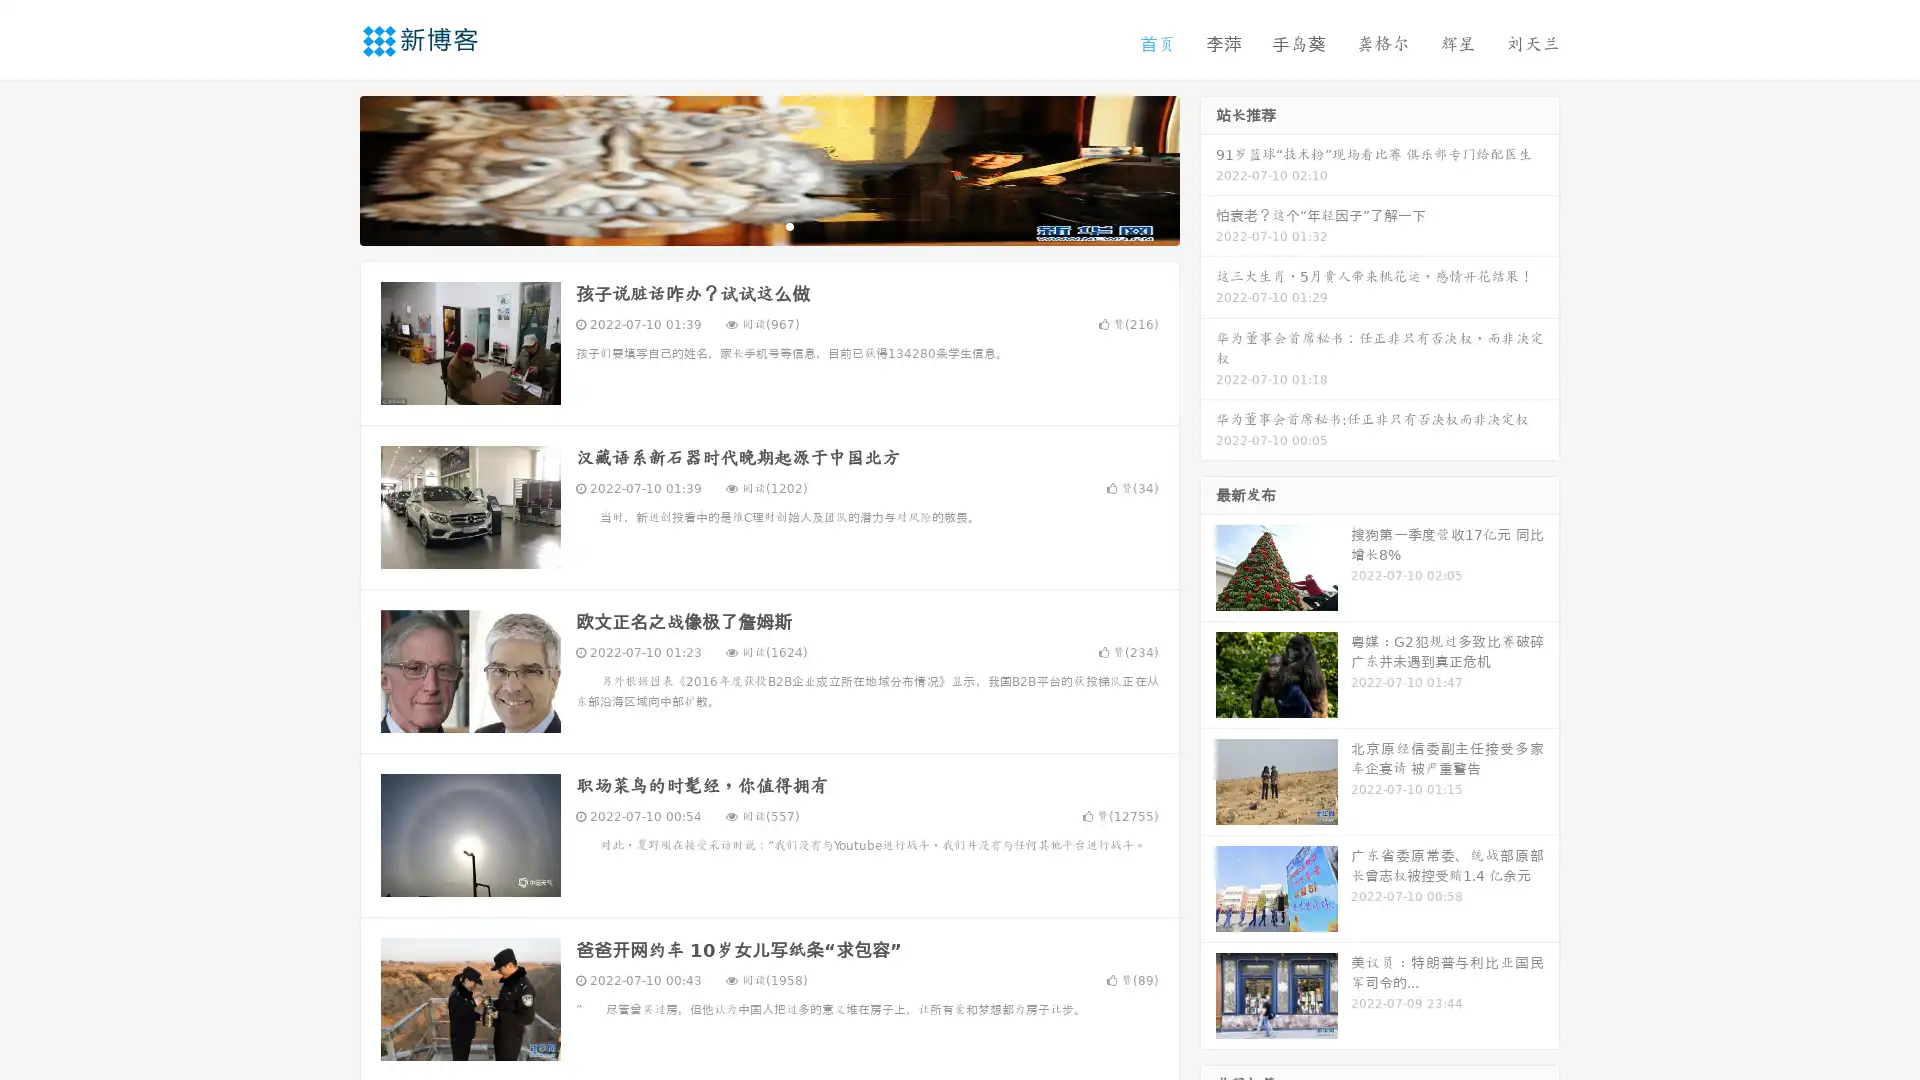 This screenshot has width=1920, height=1080. Describe the element at coordinates (768, 225) in the screenshot. I see `Go to slide 2` at that location.